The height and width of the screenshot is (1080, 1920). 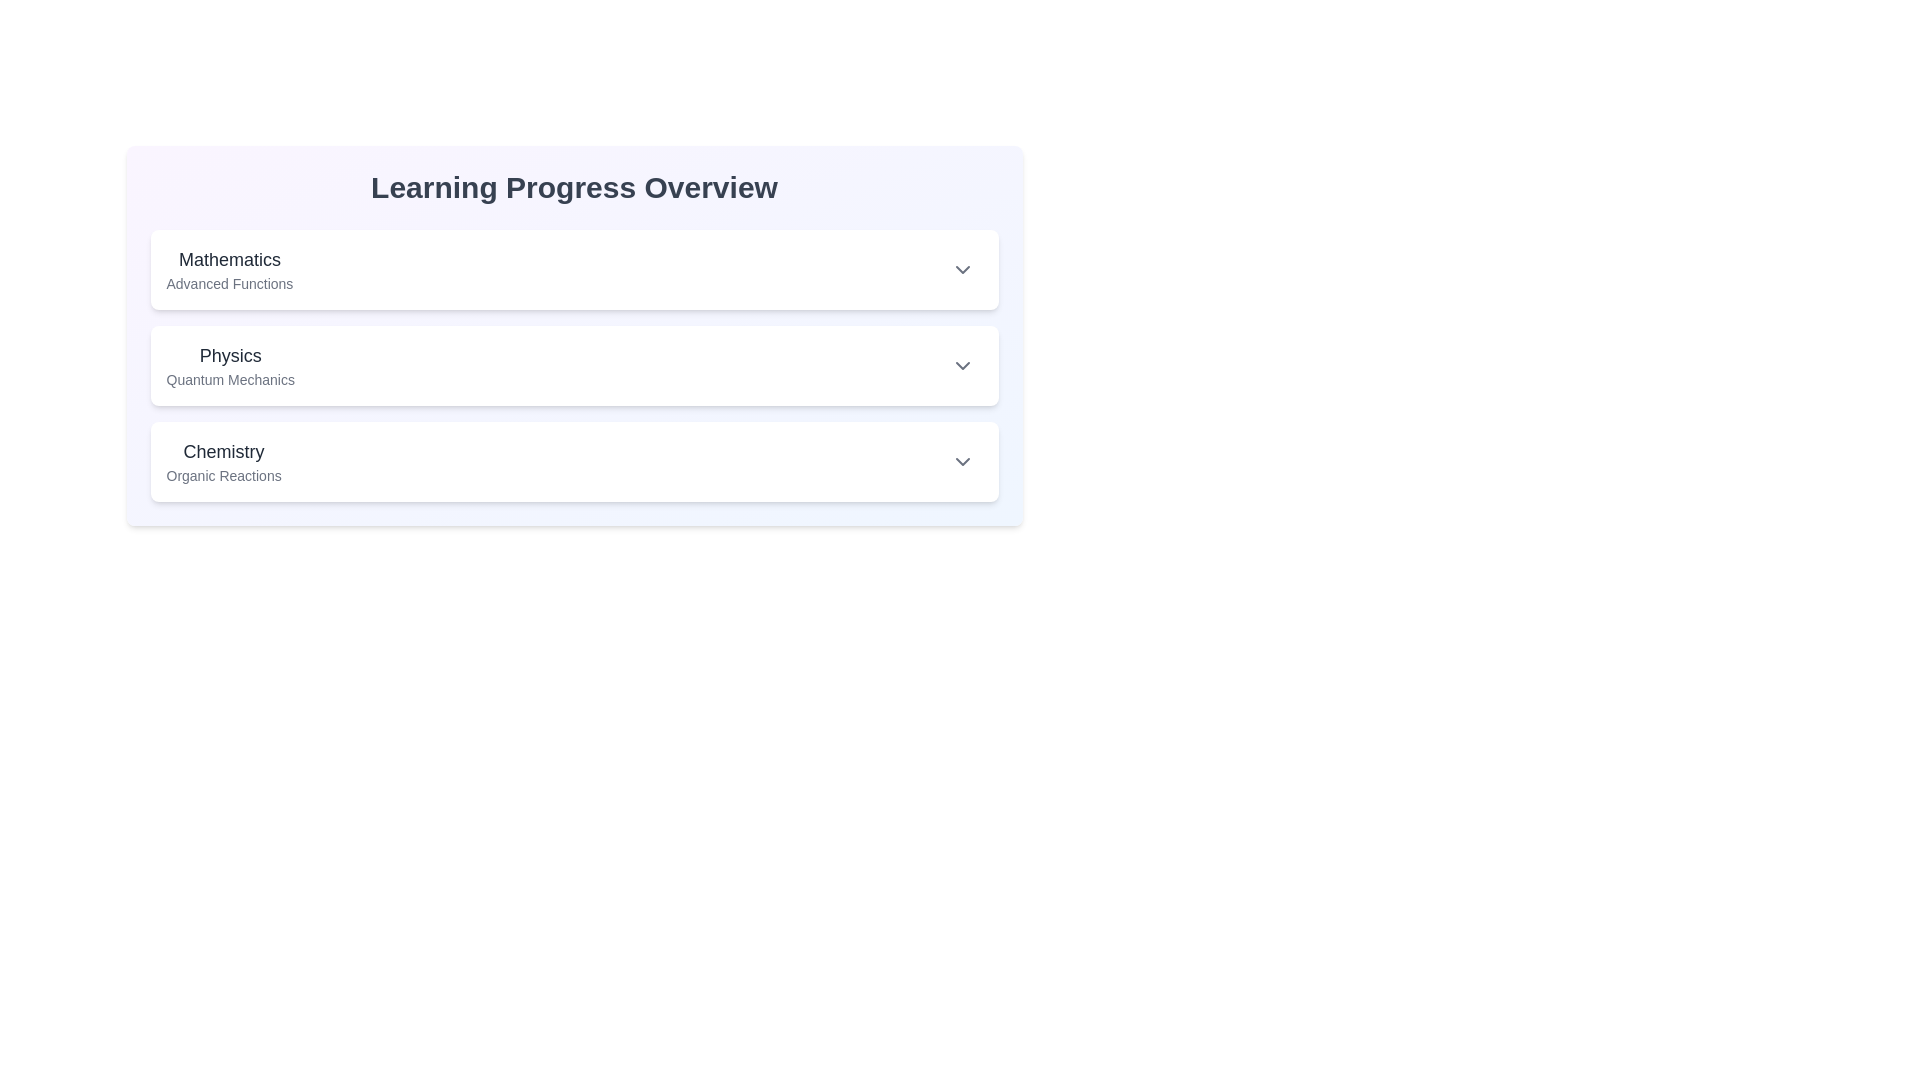 What do you see at coordinates (230, 354) in the screenshot?
I see `the static text heading 'Physics' which identifies the topic within the learning progress overview interface` at bounding box center [230, 354].